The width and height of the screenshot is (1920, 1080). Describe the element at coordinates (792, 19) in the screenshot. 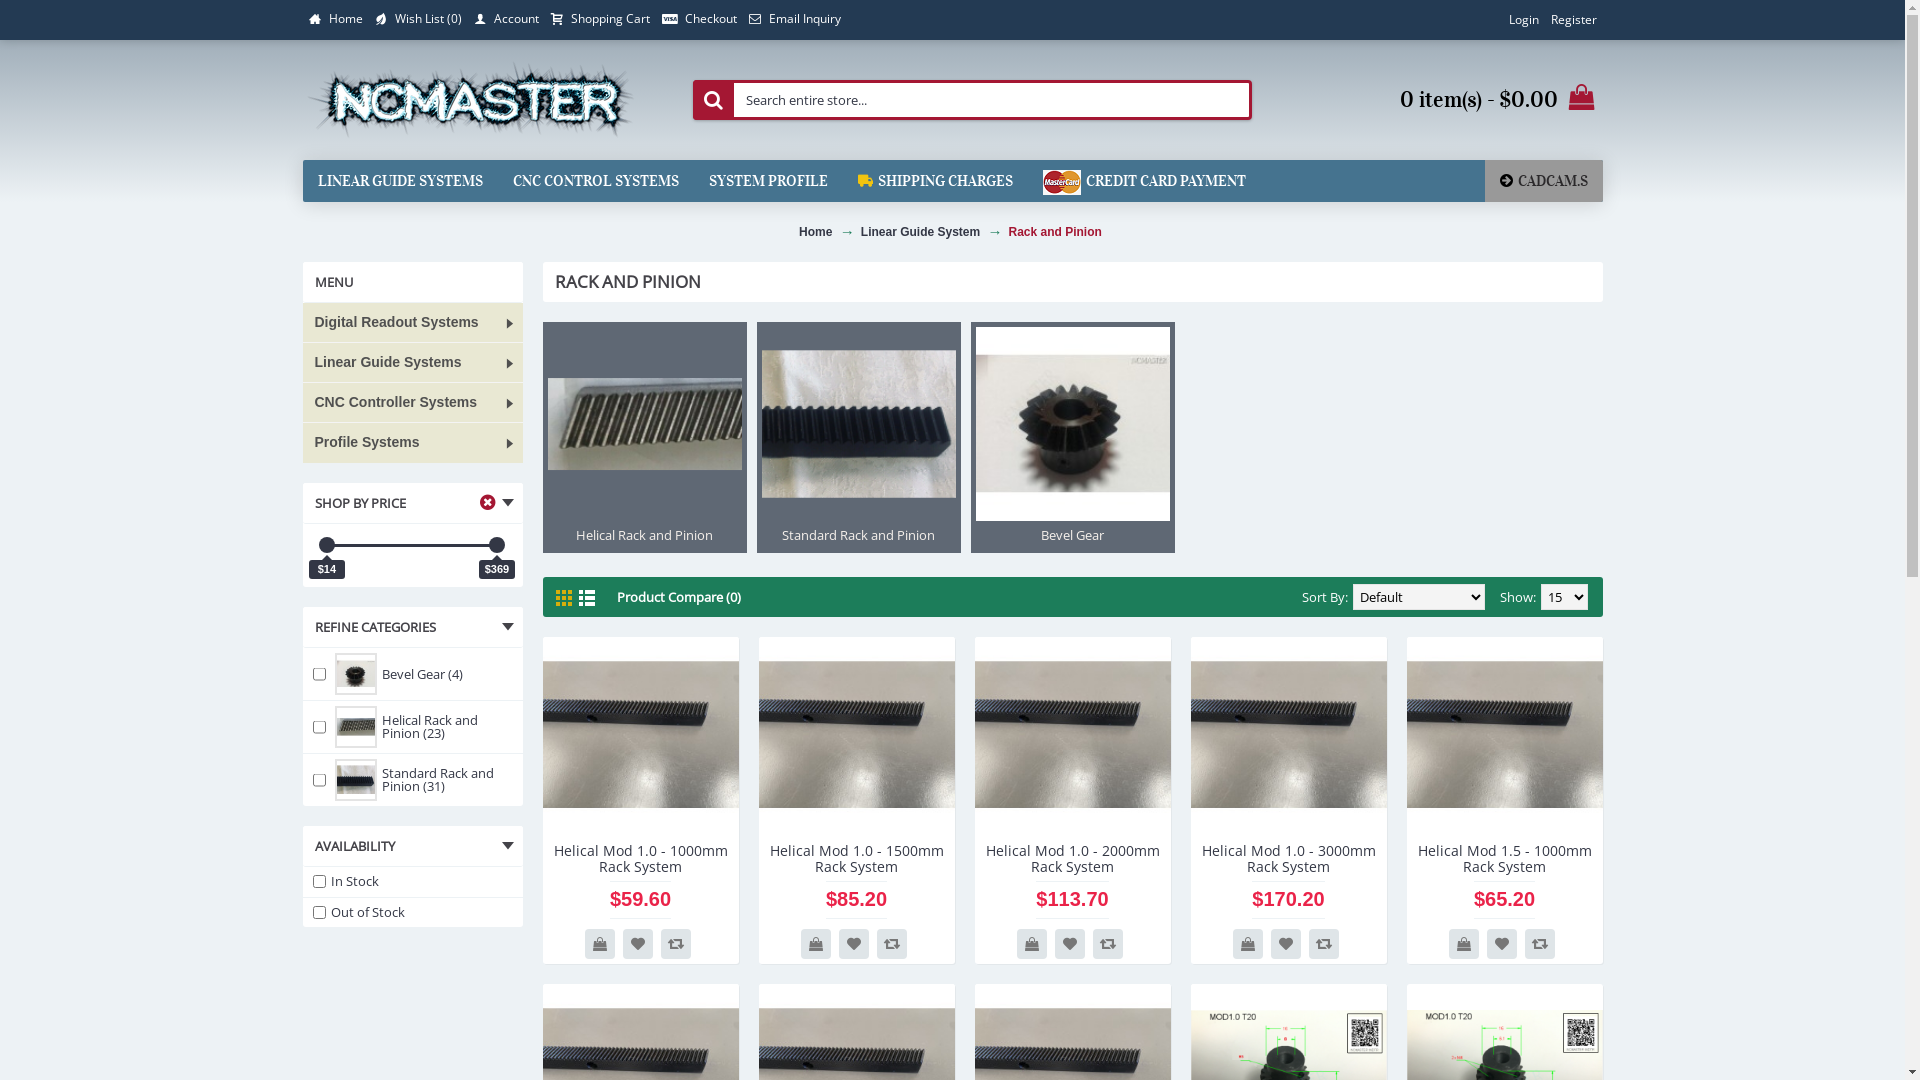

I see `'Email Inquiry'` at that location.